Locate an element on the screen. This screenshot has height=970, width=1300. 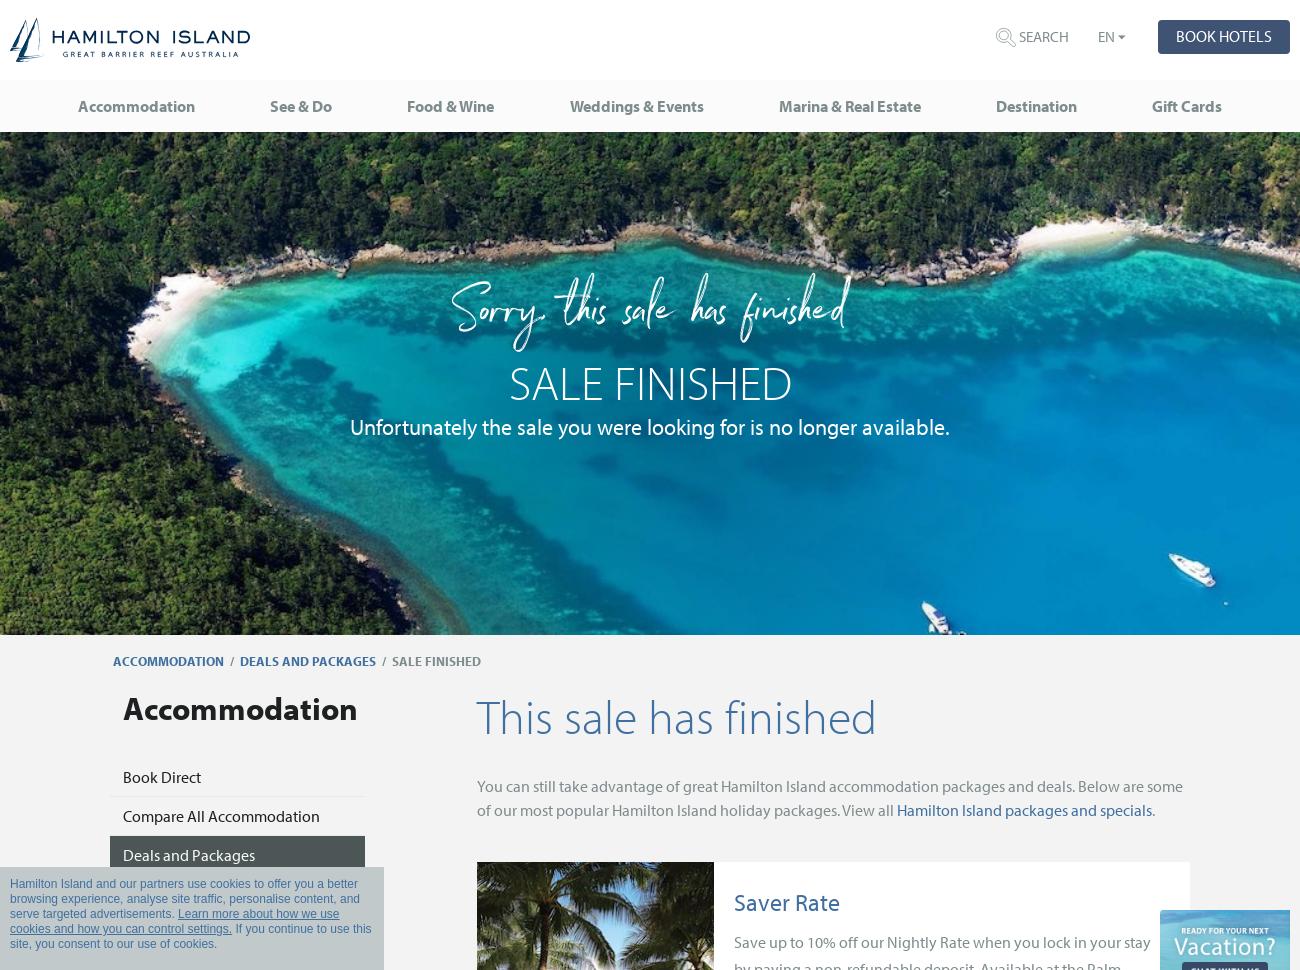
'Learn more about how we use cookies and how you can control settings.' is located at coordinates (9, 921).